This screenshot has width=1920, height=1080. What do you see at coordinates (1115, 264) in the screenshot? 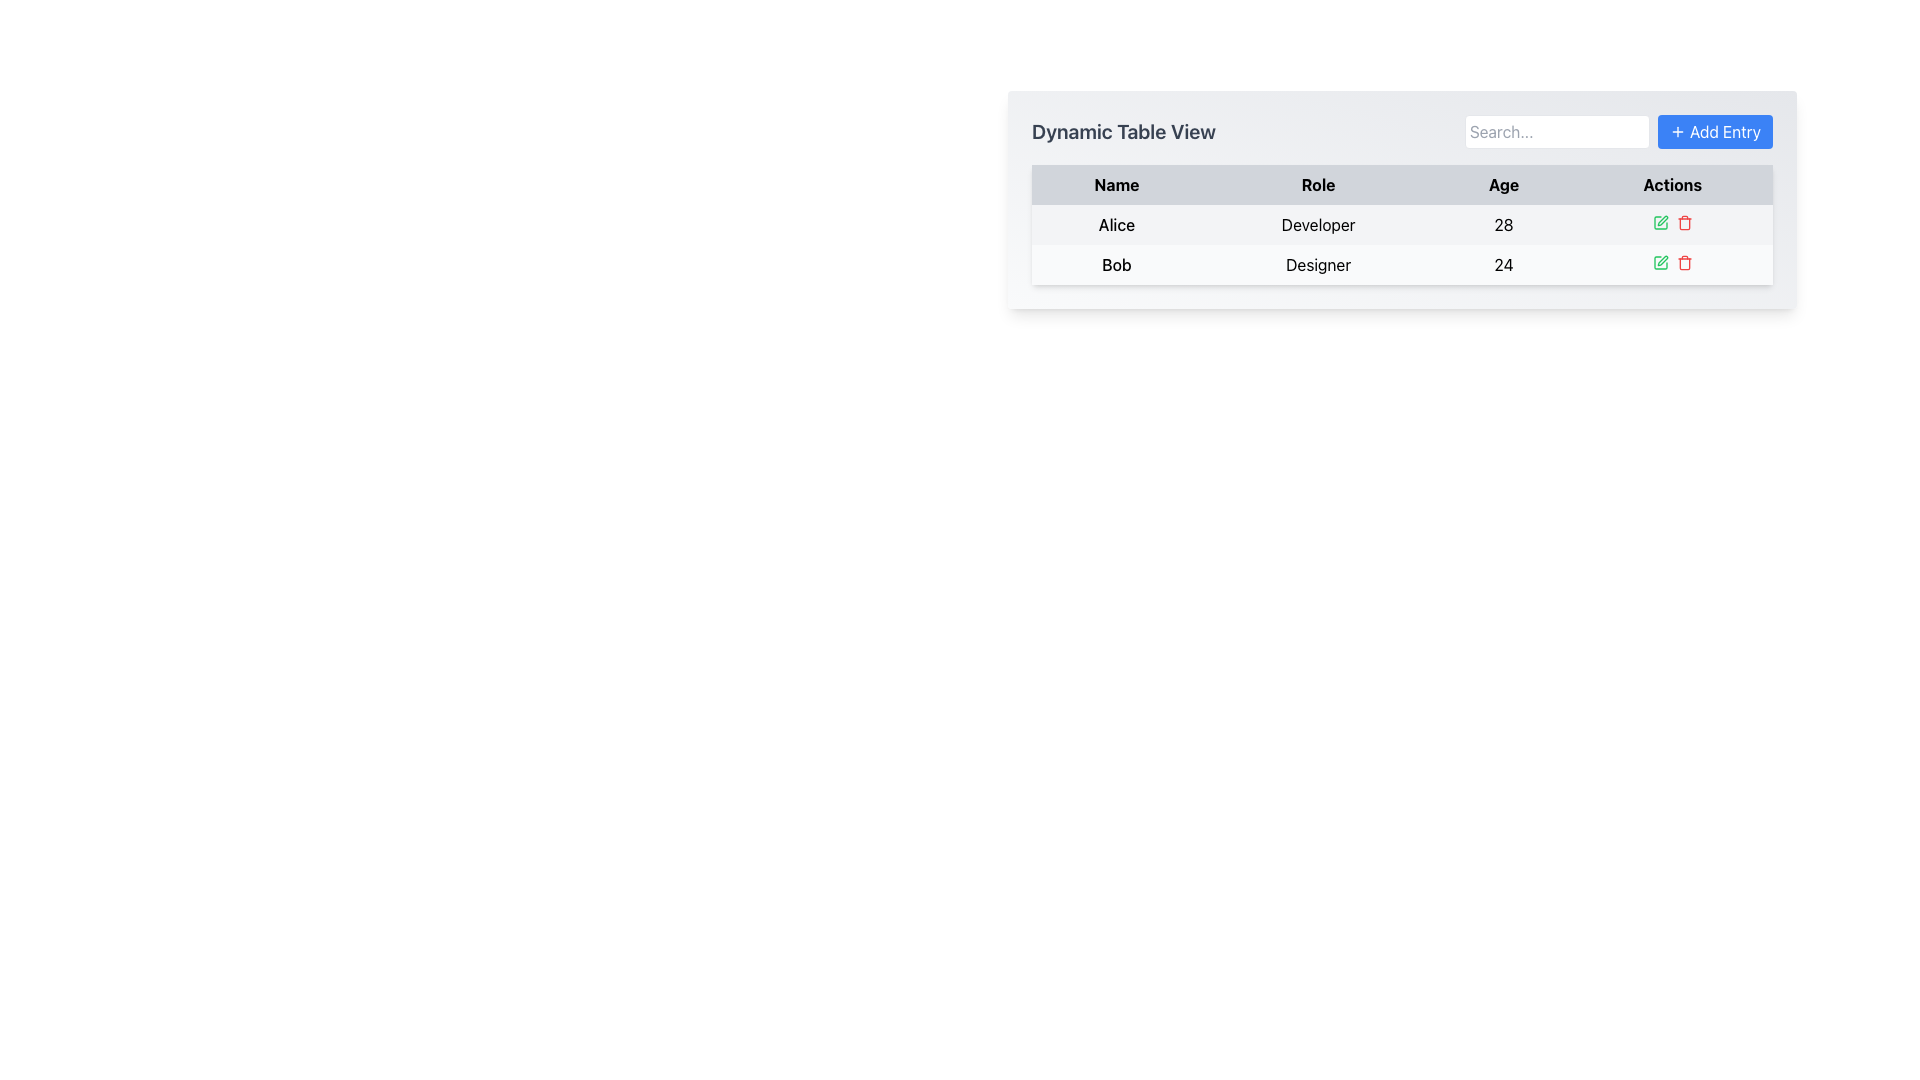
I see `the text element displaying the name 'Bob' in the 'Name' column of the table, located second from the top` at bounding box center [1115, 264].